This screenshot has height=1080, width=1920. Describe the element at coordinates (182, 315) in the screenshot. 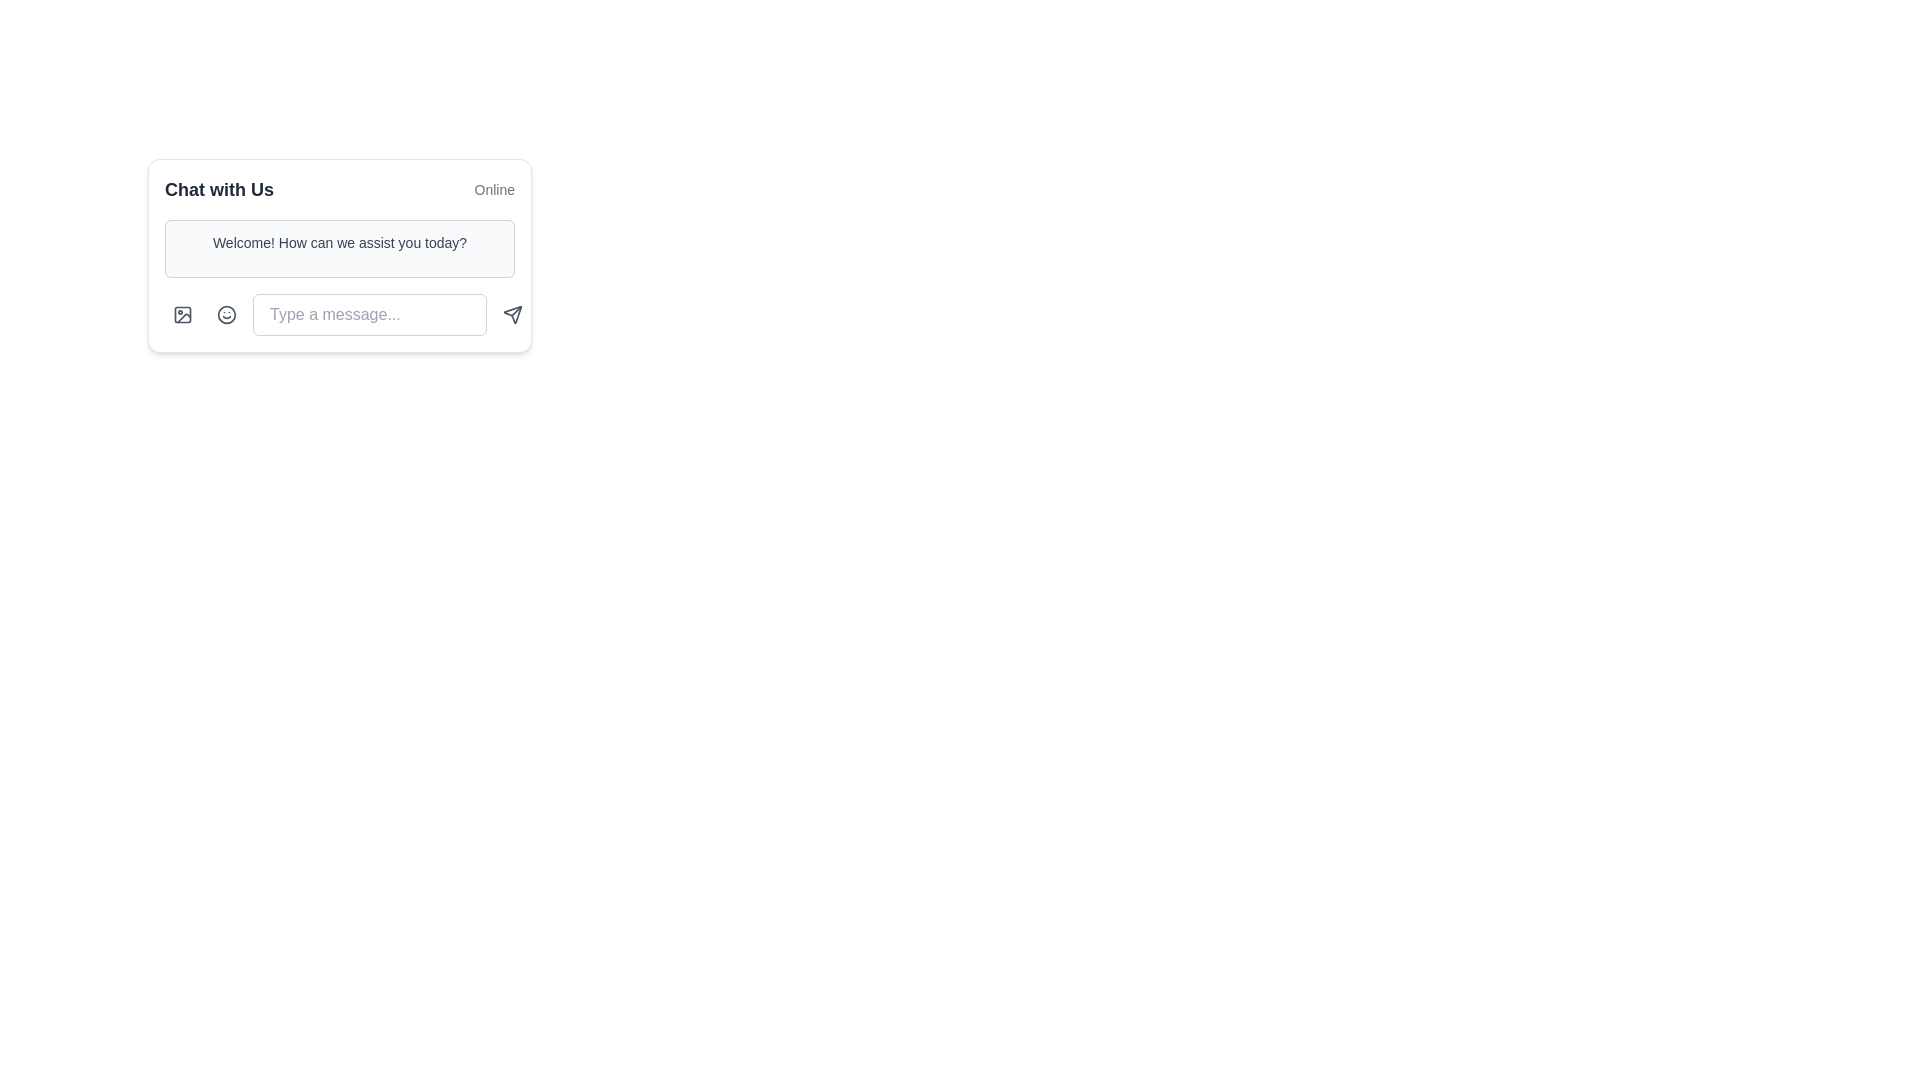

I see `the landscape icon button located on the leftmost side of the chat input interface` at that location.